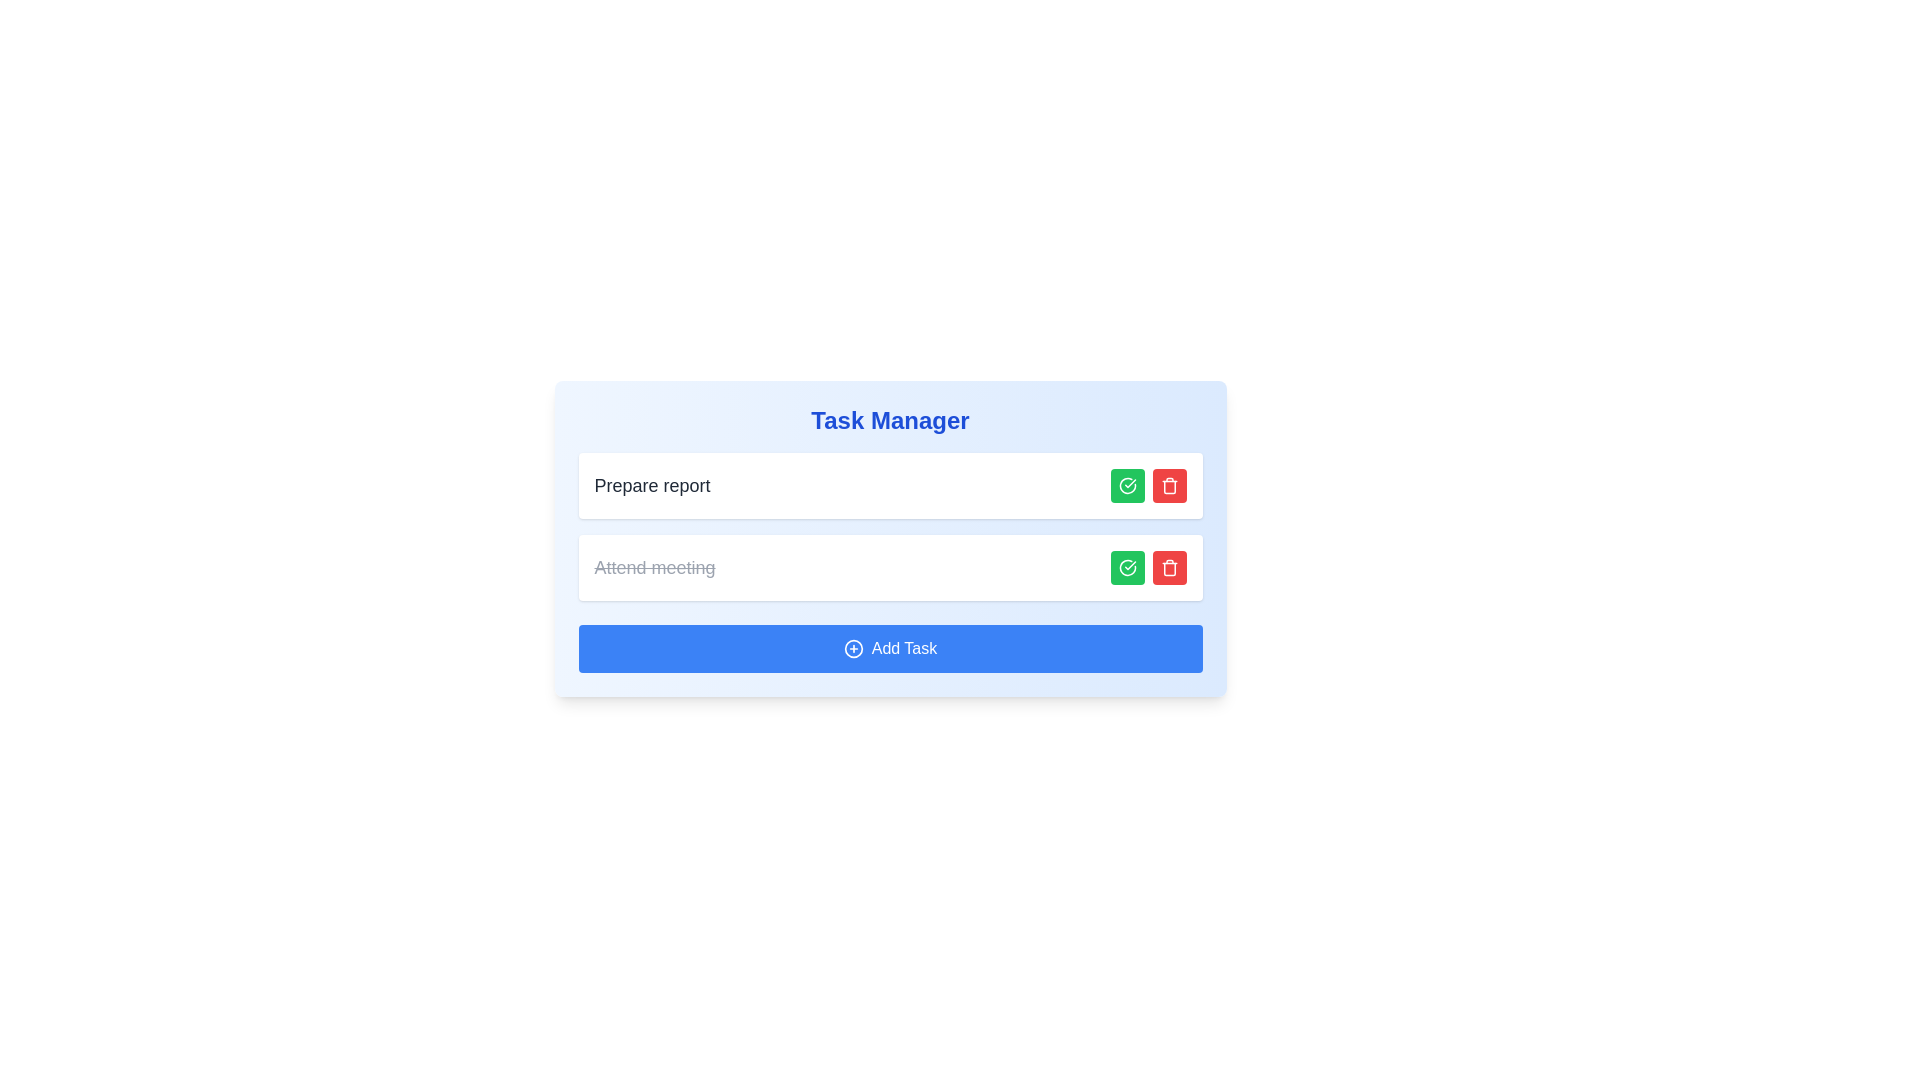 The height and width of the screenshot is (1080, 1920). What do you see at coordinates (889, 567) in the screenshot?
I see `the completed task item in the to-do list, which is the second item in the list` at bounding box center [889, 567].